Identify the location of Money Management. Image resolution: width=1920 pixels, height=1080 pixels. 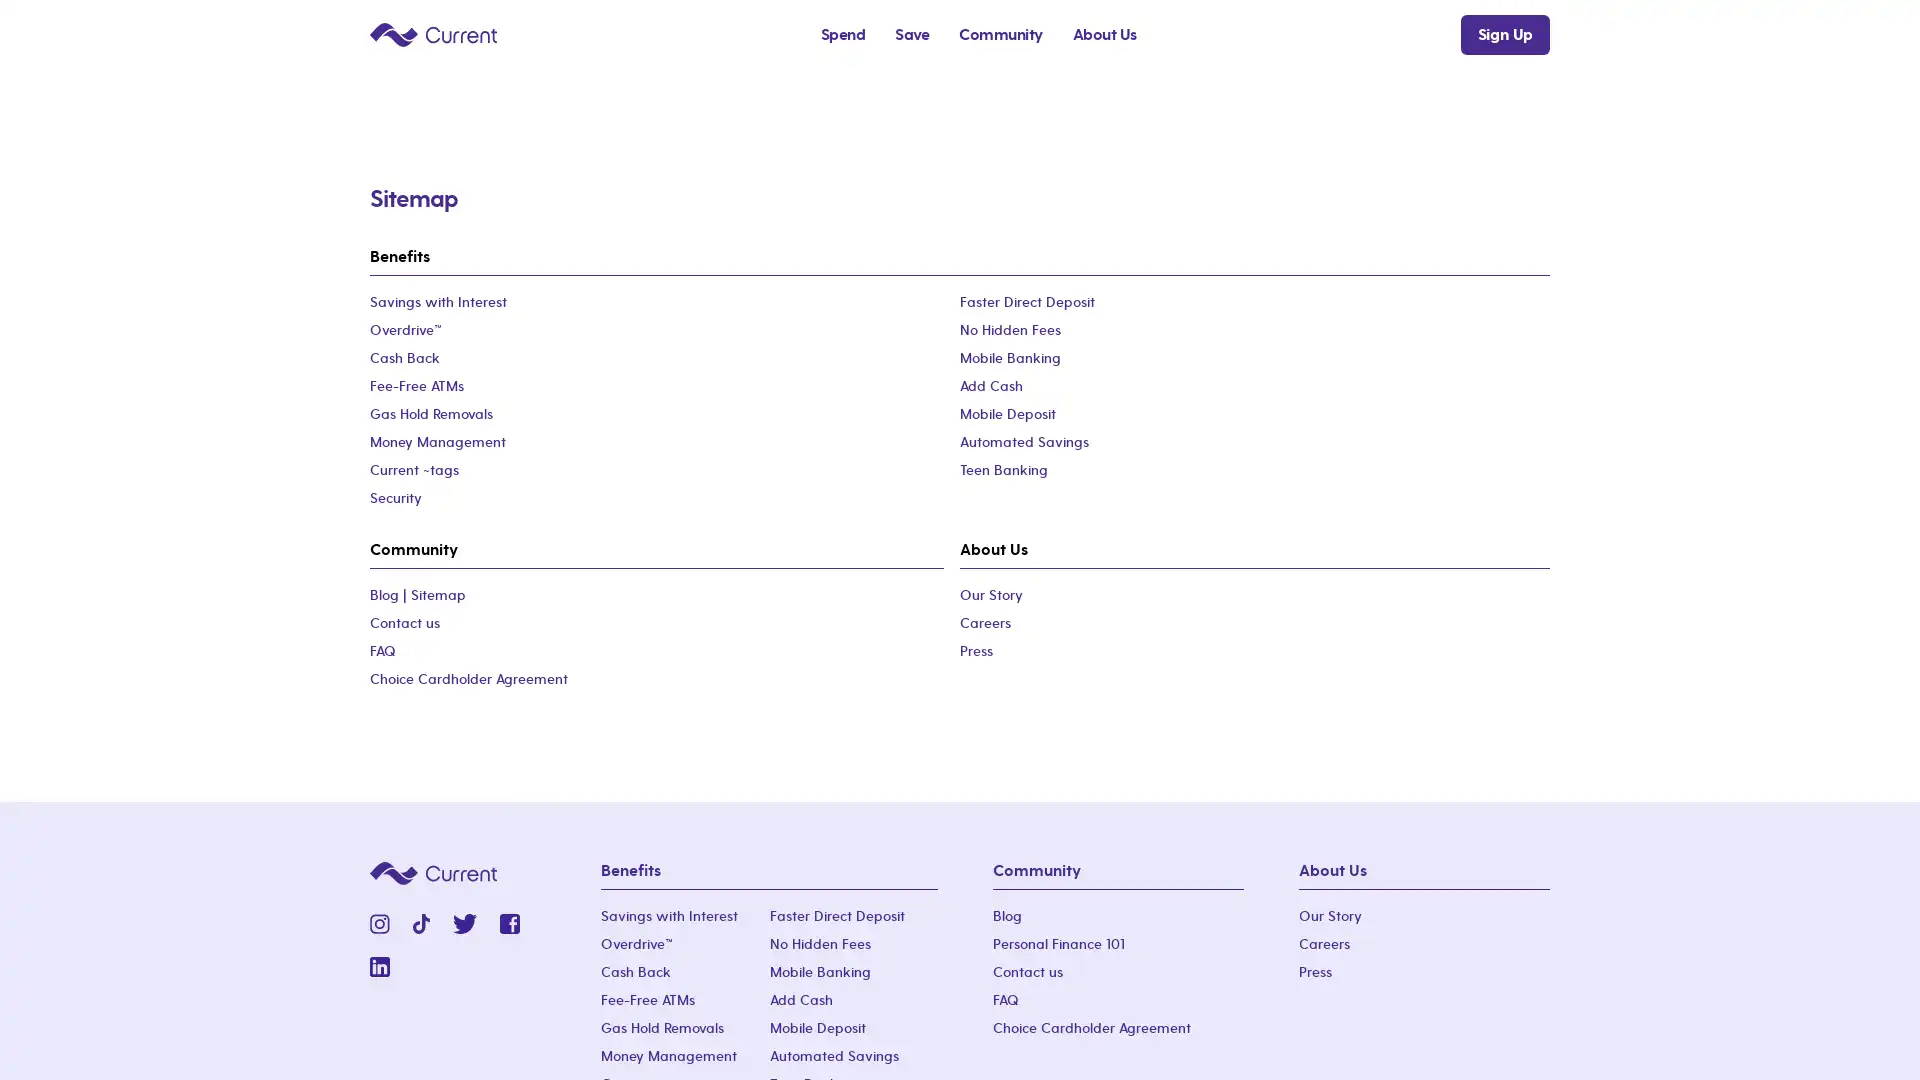
(668, 1055).